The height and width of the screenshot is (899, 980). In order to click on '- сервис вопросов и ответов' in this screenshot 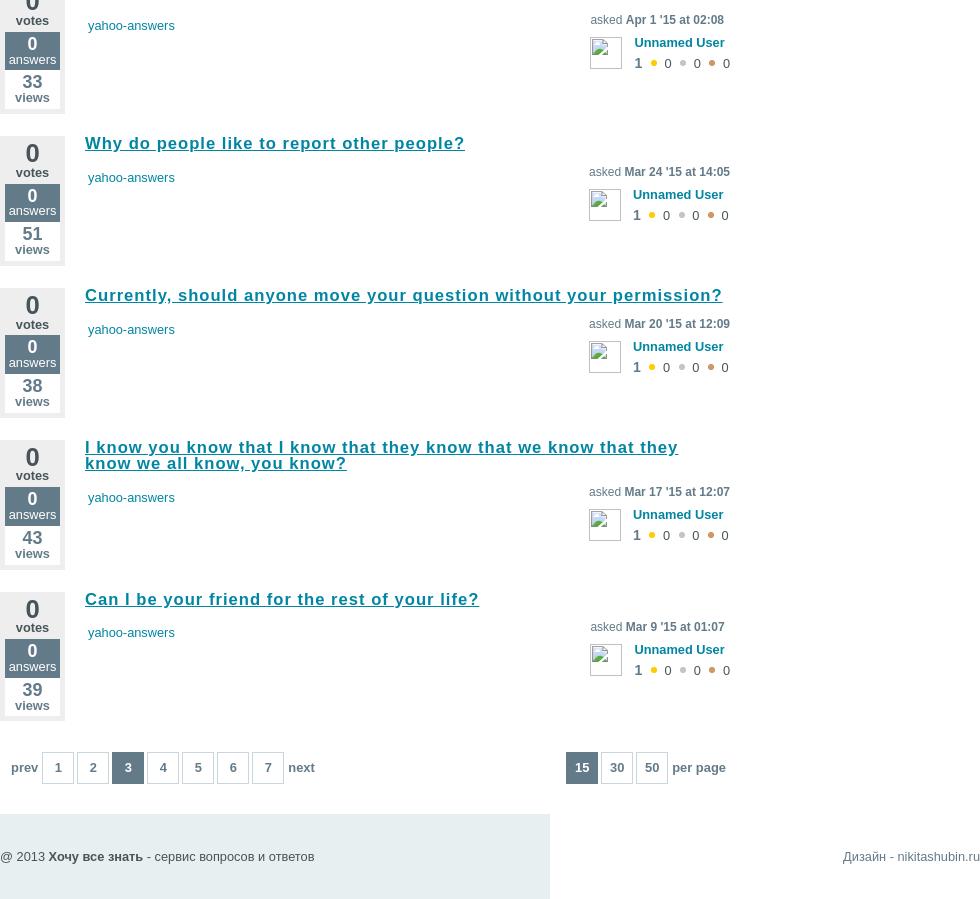, I will do `click(228, 856)`.